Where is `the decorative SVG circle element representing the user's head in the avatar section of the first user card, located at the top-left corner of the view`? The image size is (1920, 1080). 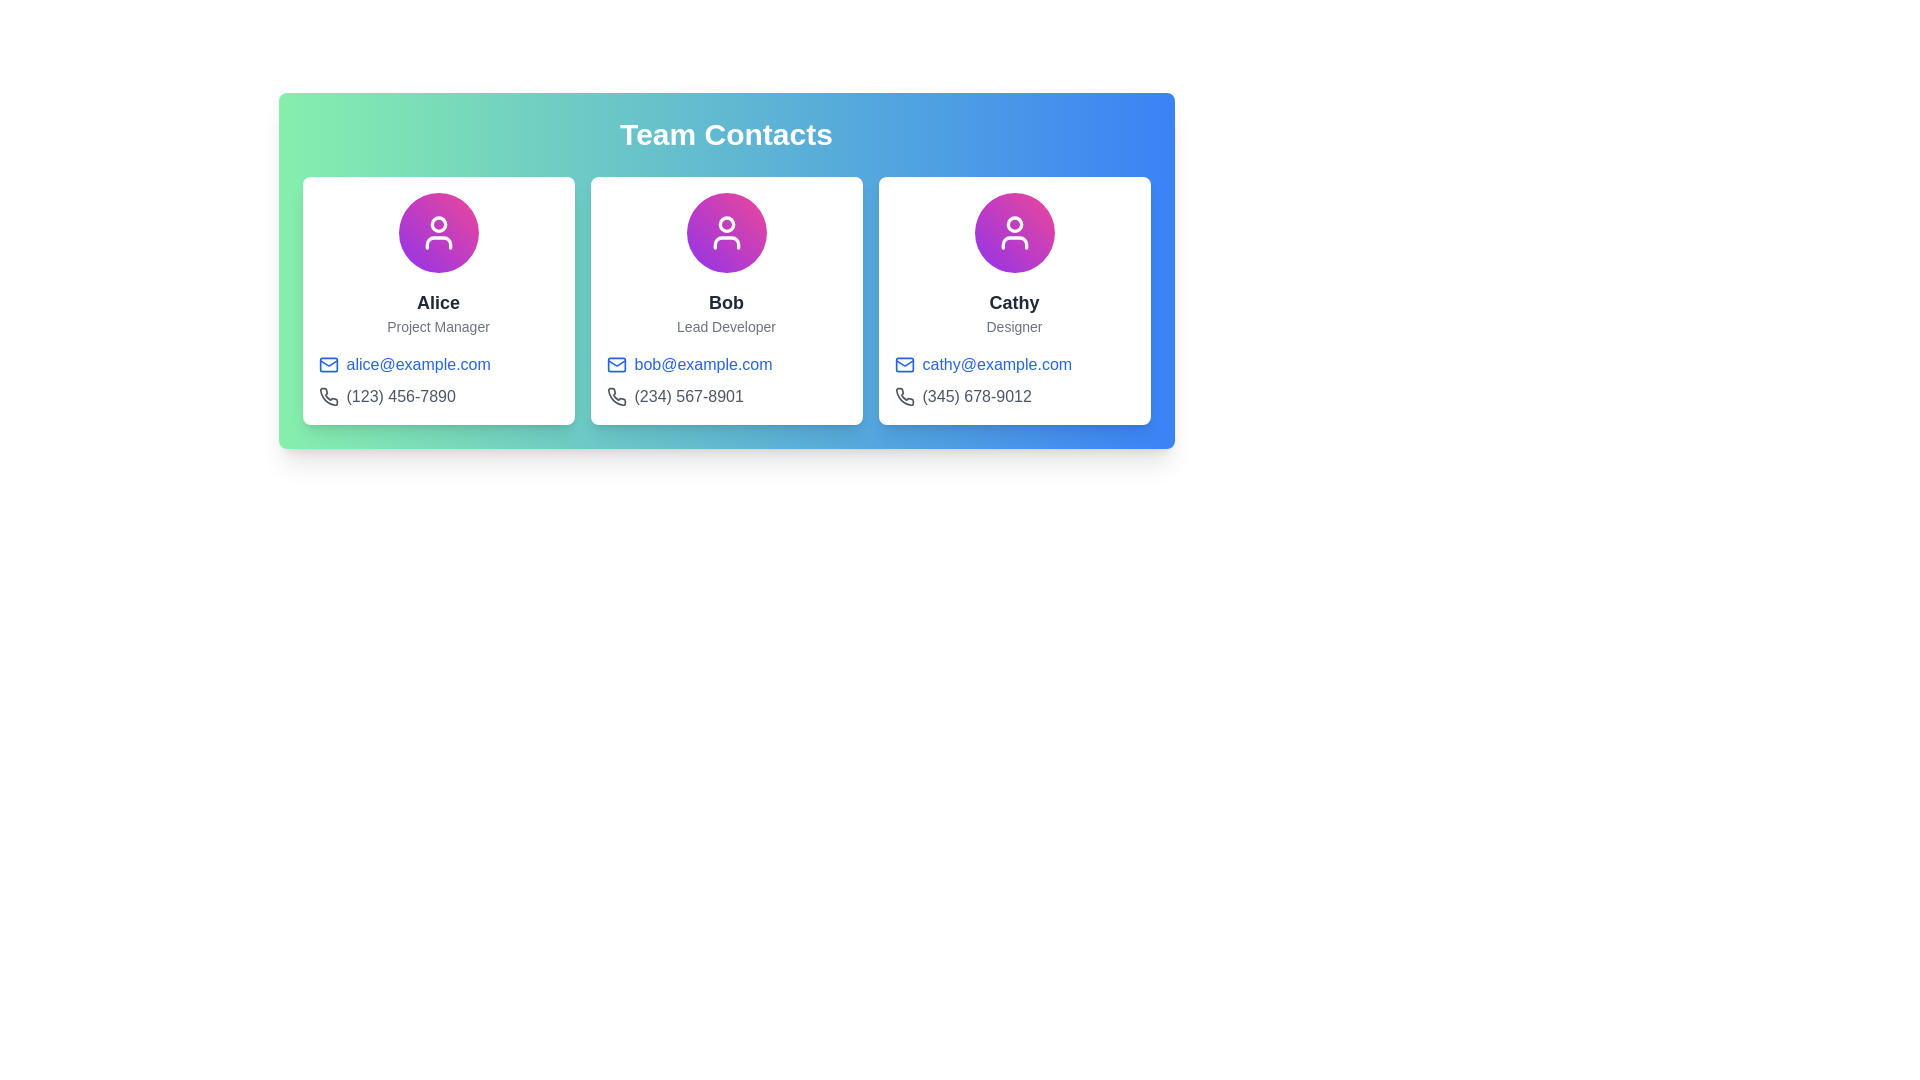 the decorative SVG circle element representing the user's head in the avatar section of the first user card, located at the top-left corner of the view is located at coordinates (437, 224).